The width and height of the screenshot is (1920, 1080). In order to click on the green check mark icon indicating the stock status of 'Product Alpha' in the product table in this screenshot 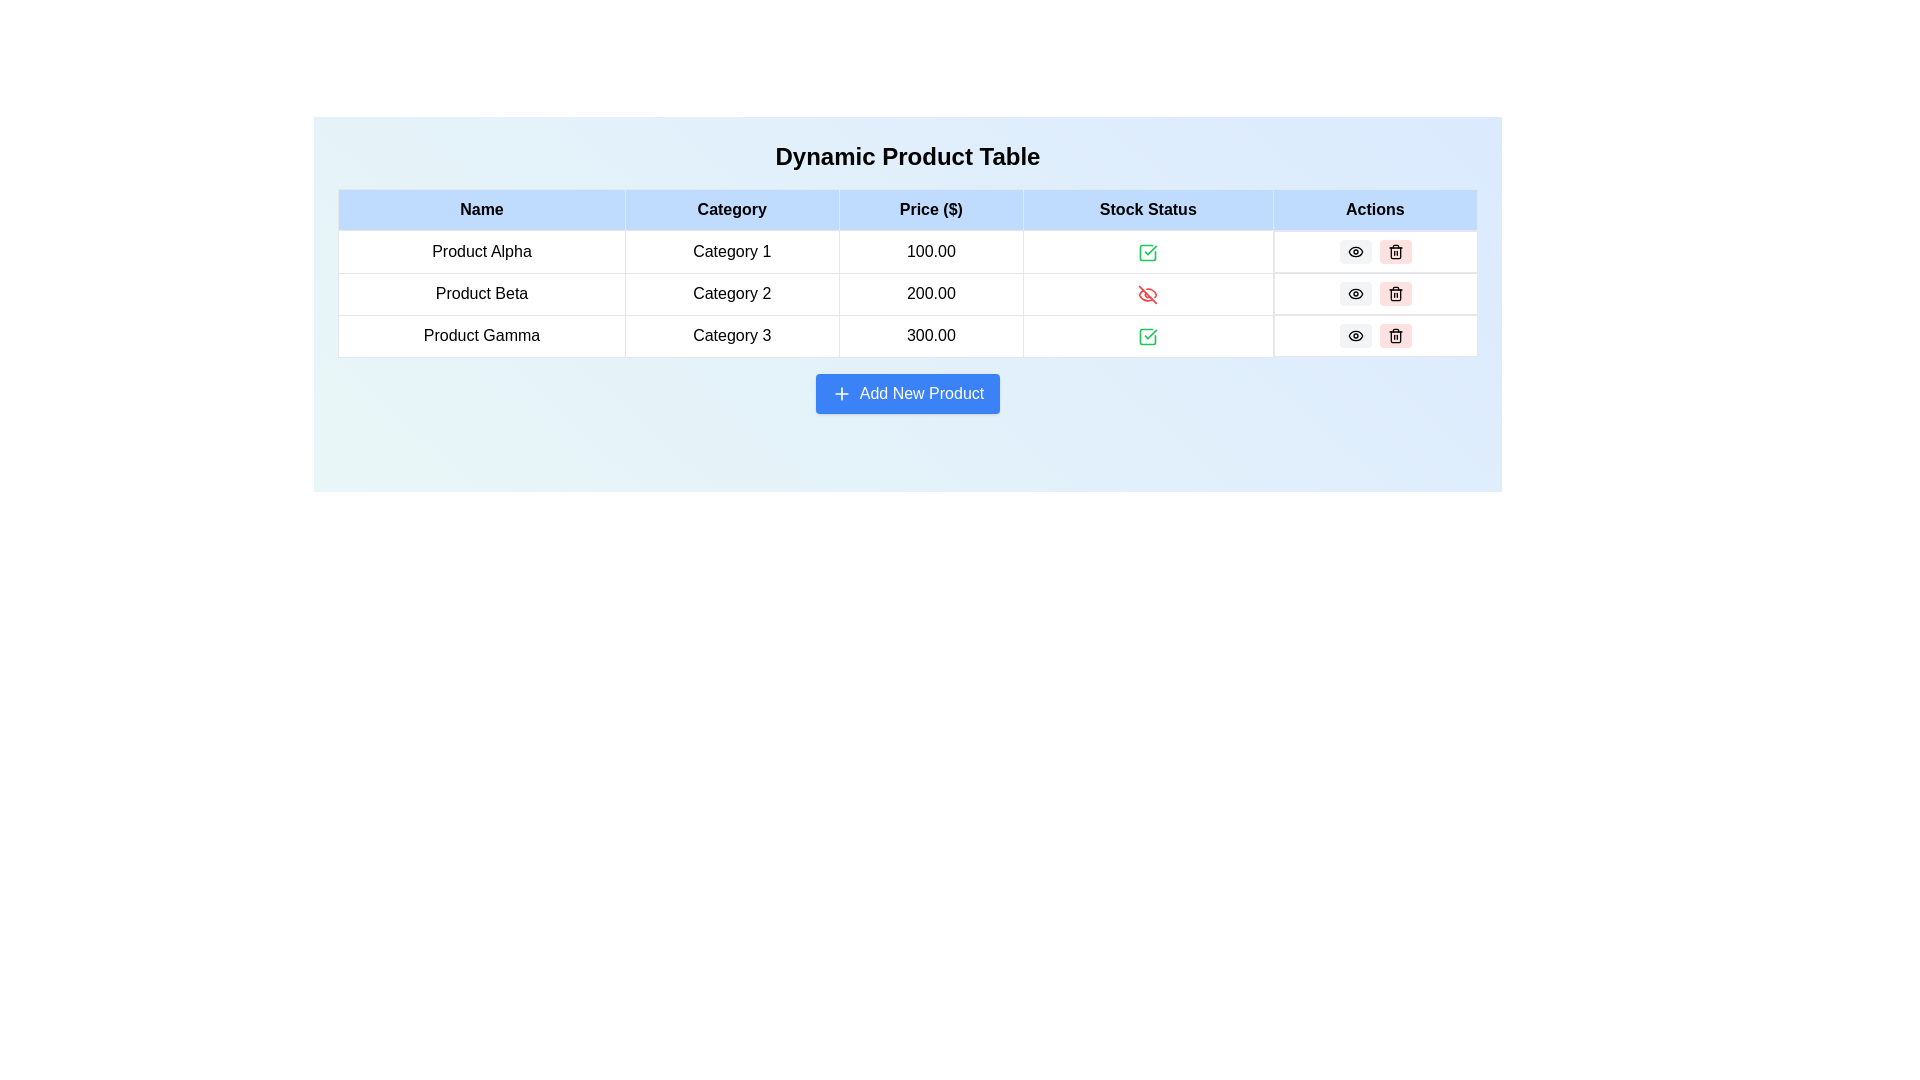, I will do `click(1148, 250)`.